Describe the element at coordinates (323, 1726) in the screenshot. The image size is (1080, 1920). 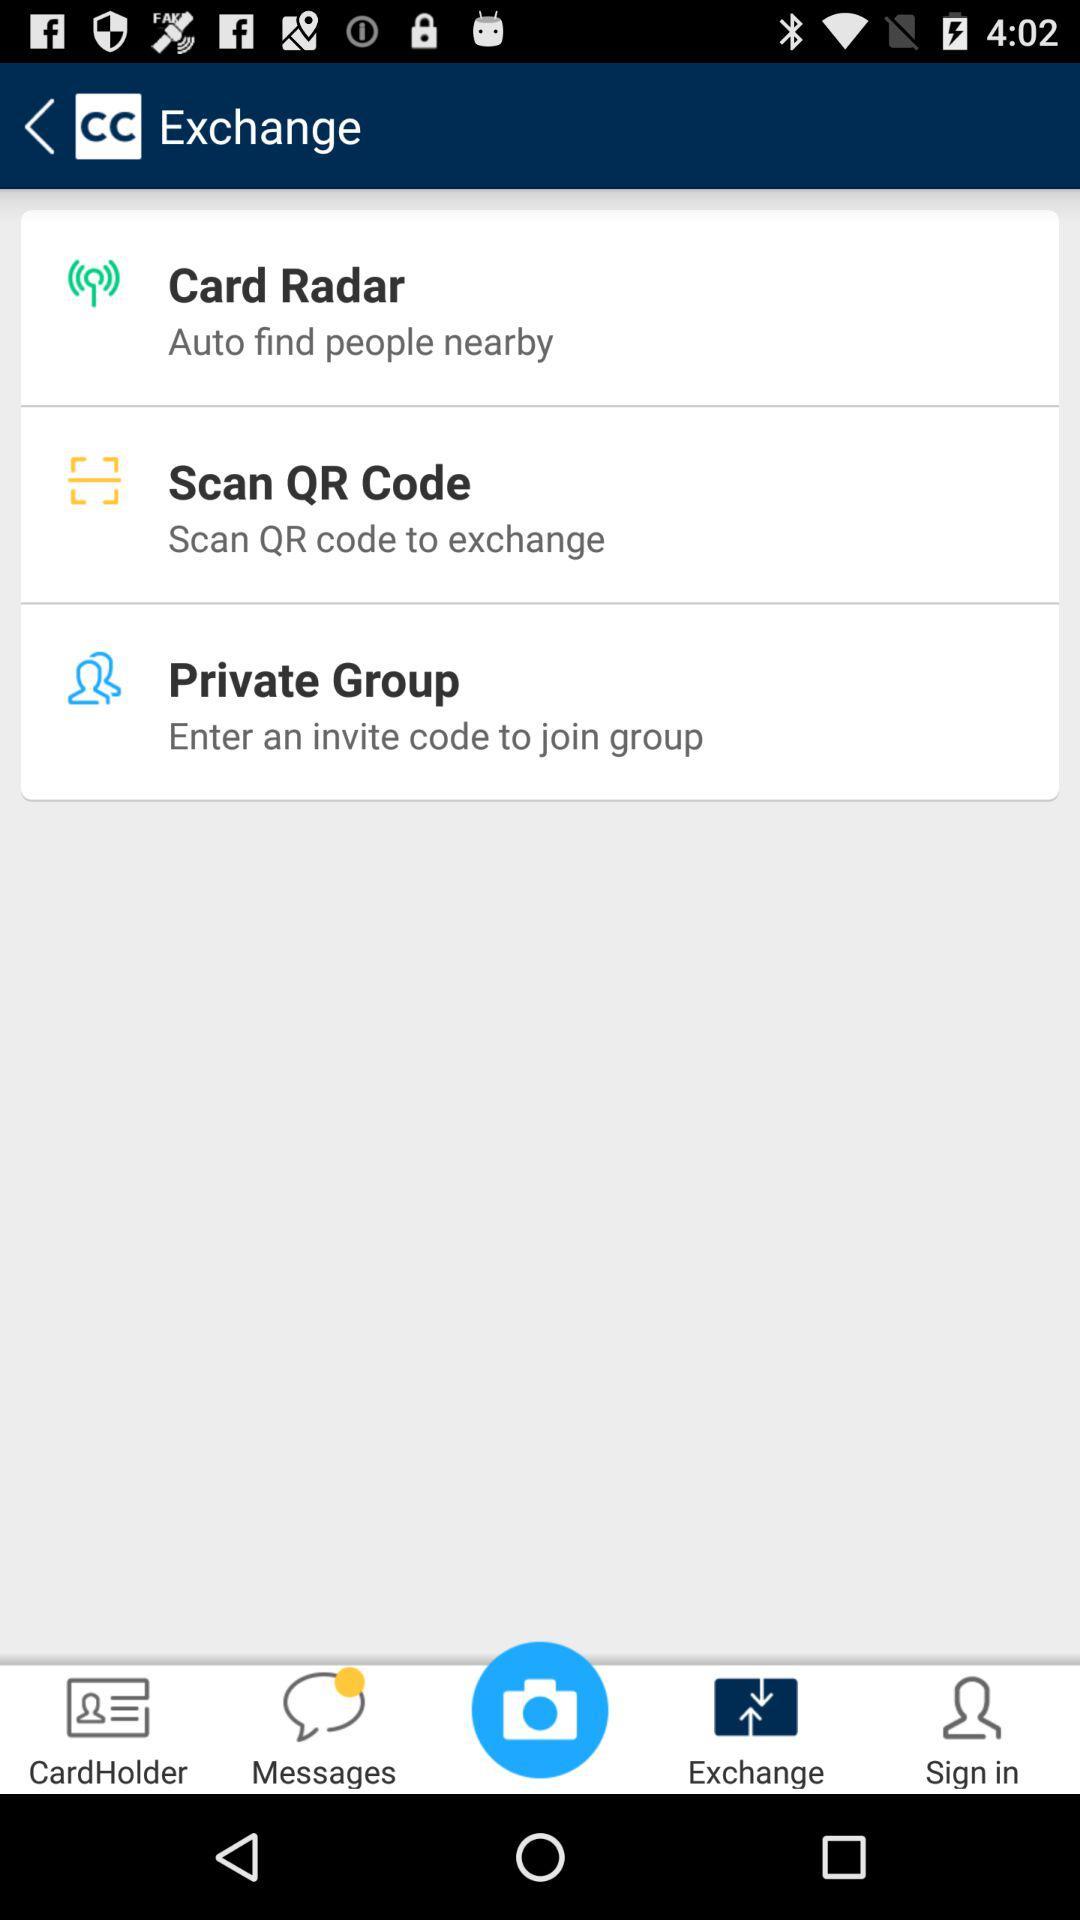
I see `the app below the enter an invite item` at that location.